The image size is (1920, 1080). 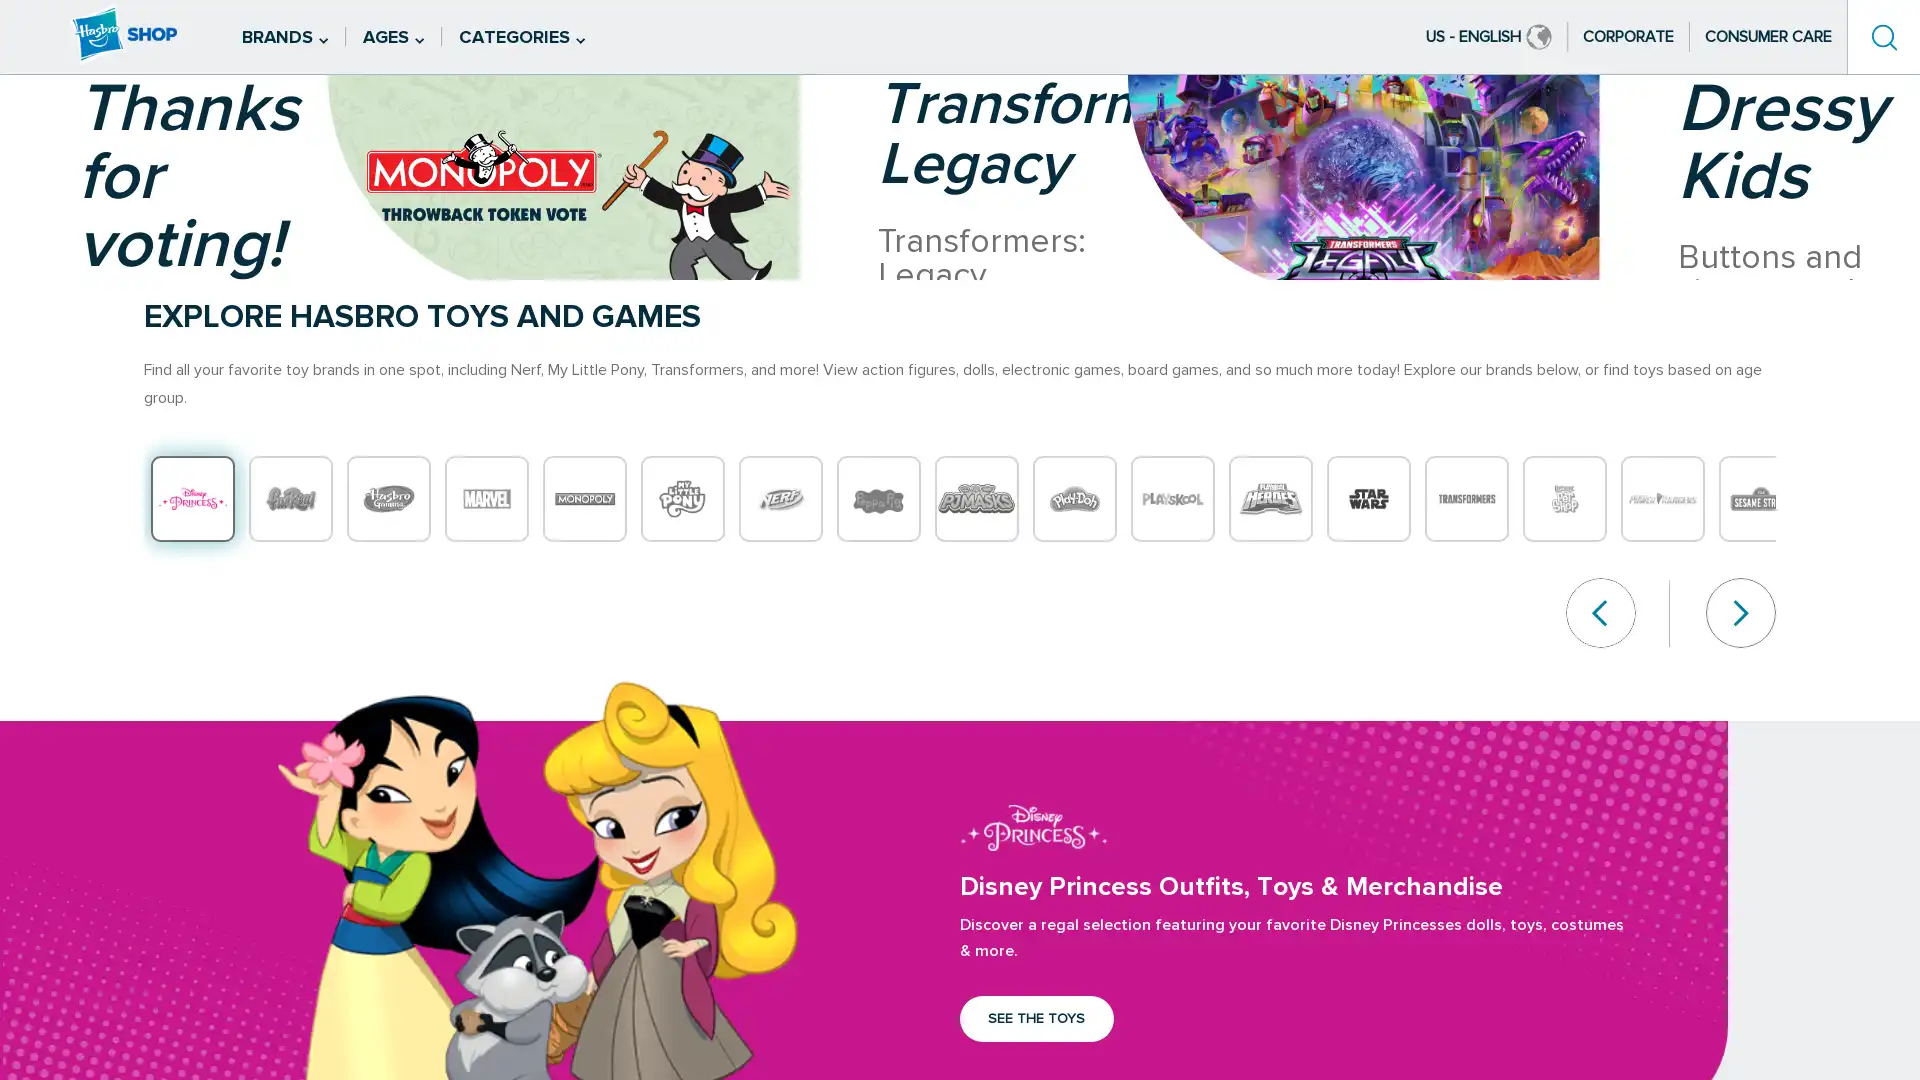 I want to click on 2, so click(x=72, y=346).